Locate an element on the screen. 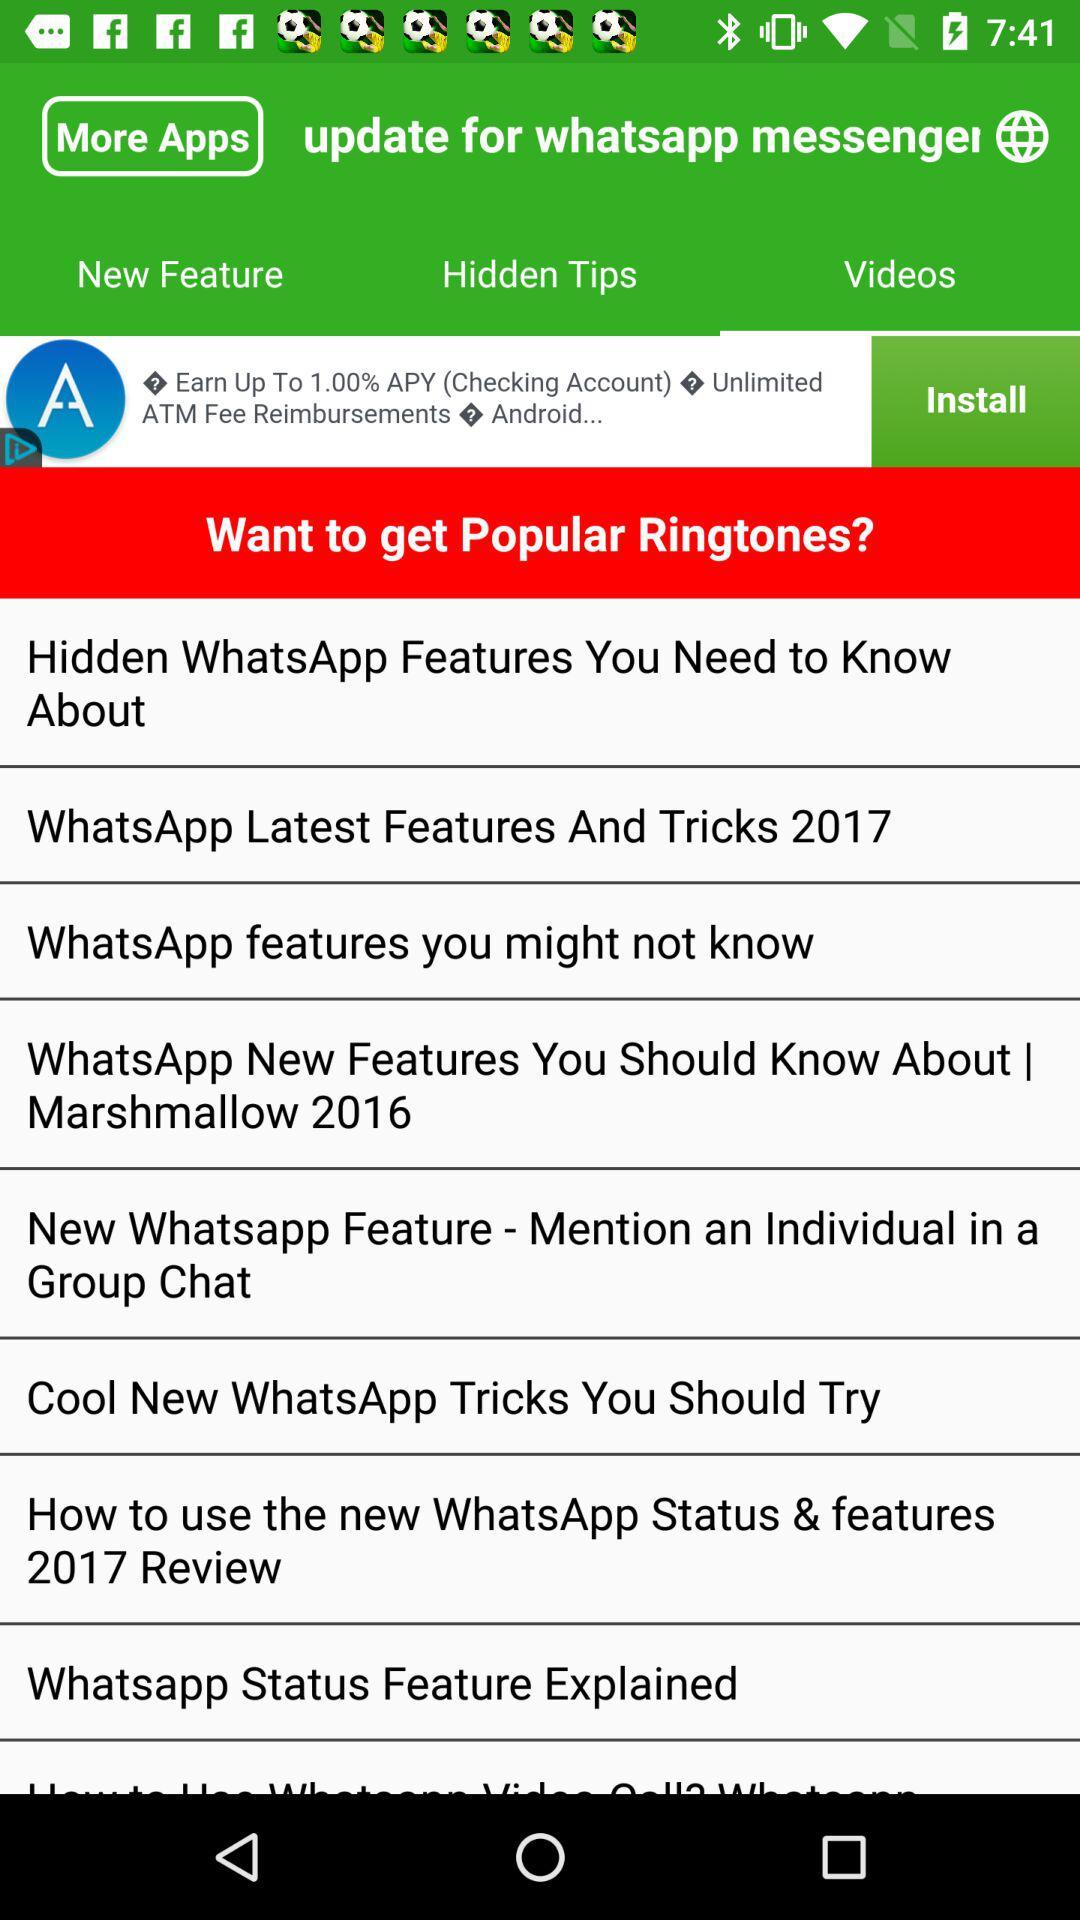  use global settings is located at coordinates (1022, 135).